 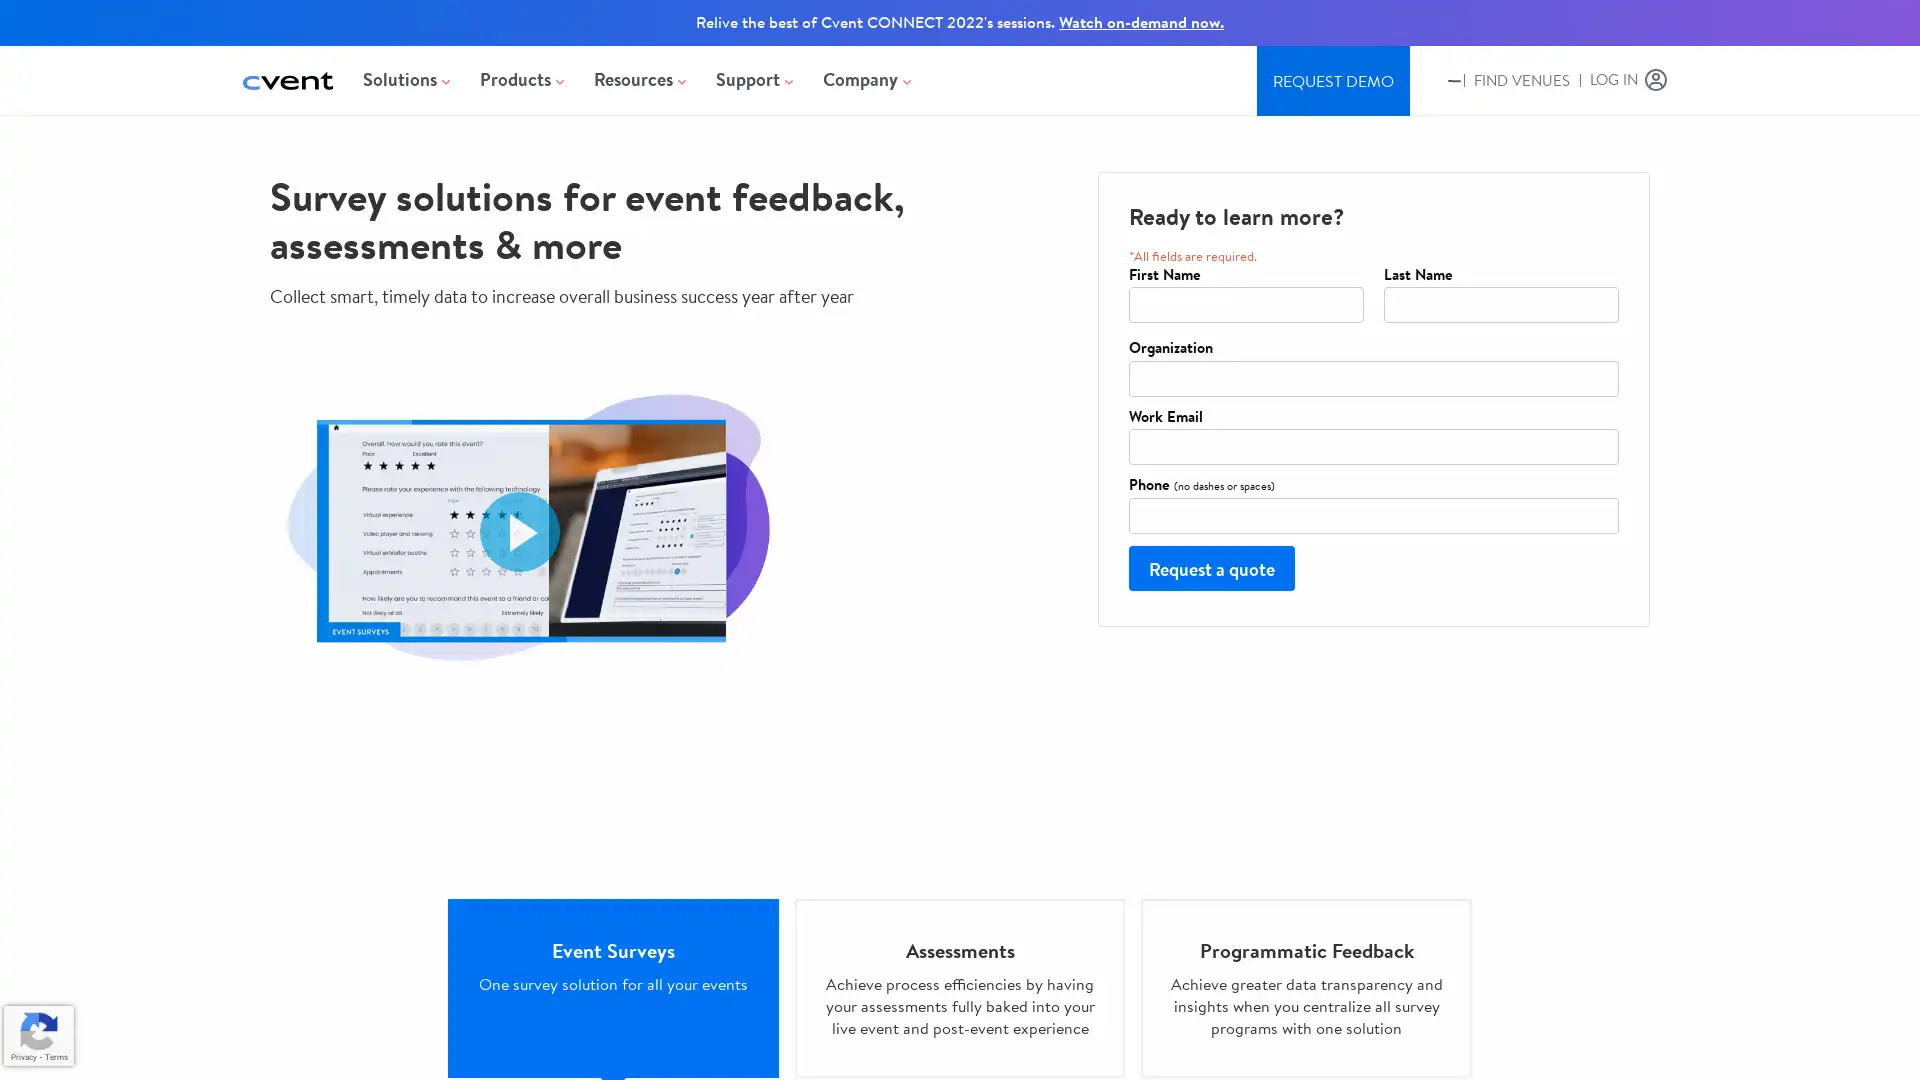 What do you see at coordinates (1210, 567) in the screenshot?
I see `Request a quote` at bounding box center [1210, 567].